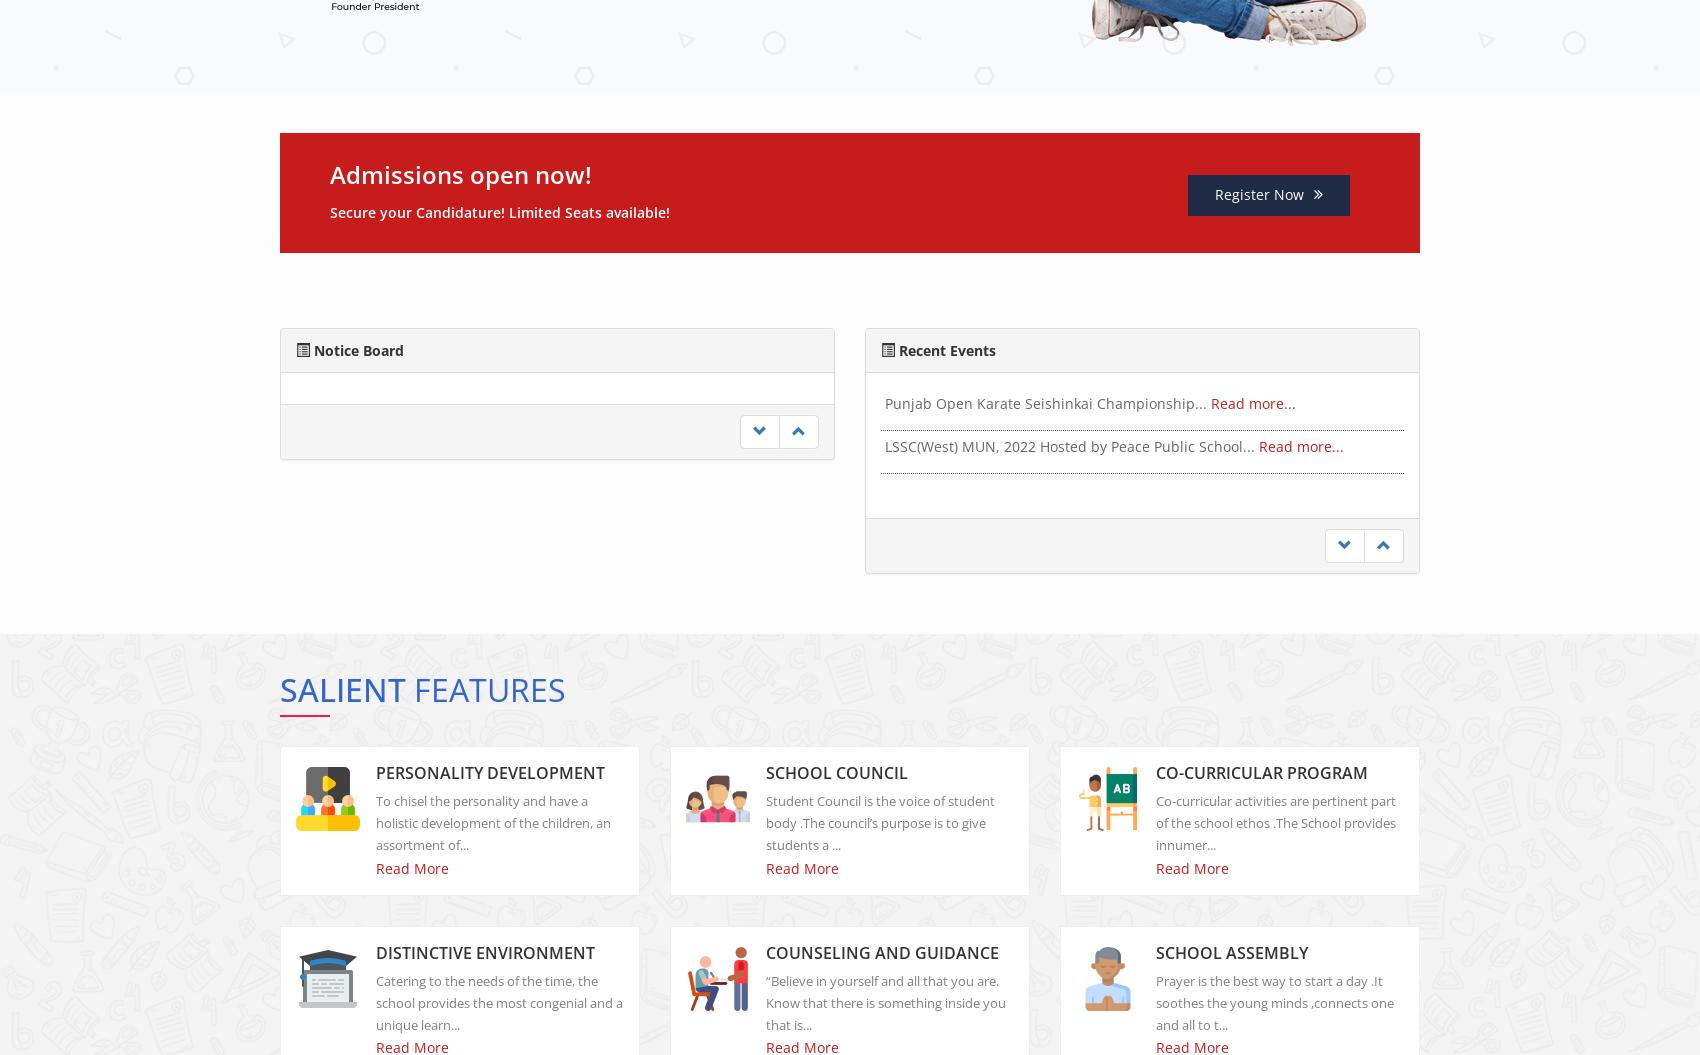 This screenshot has width=1700, height=1055. Describe the element at coordinates (1072, 489) in the screenshot. I see `'LSSC(West) MUN, 2022 Hosted by Peace Public School...'` at that location.